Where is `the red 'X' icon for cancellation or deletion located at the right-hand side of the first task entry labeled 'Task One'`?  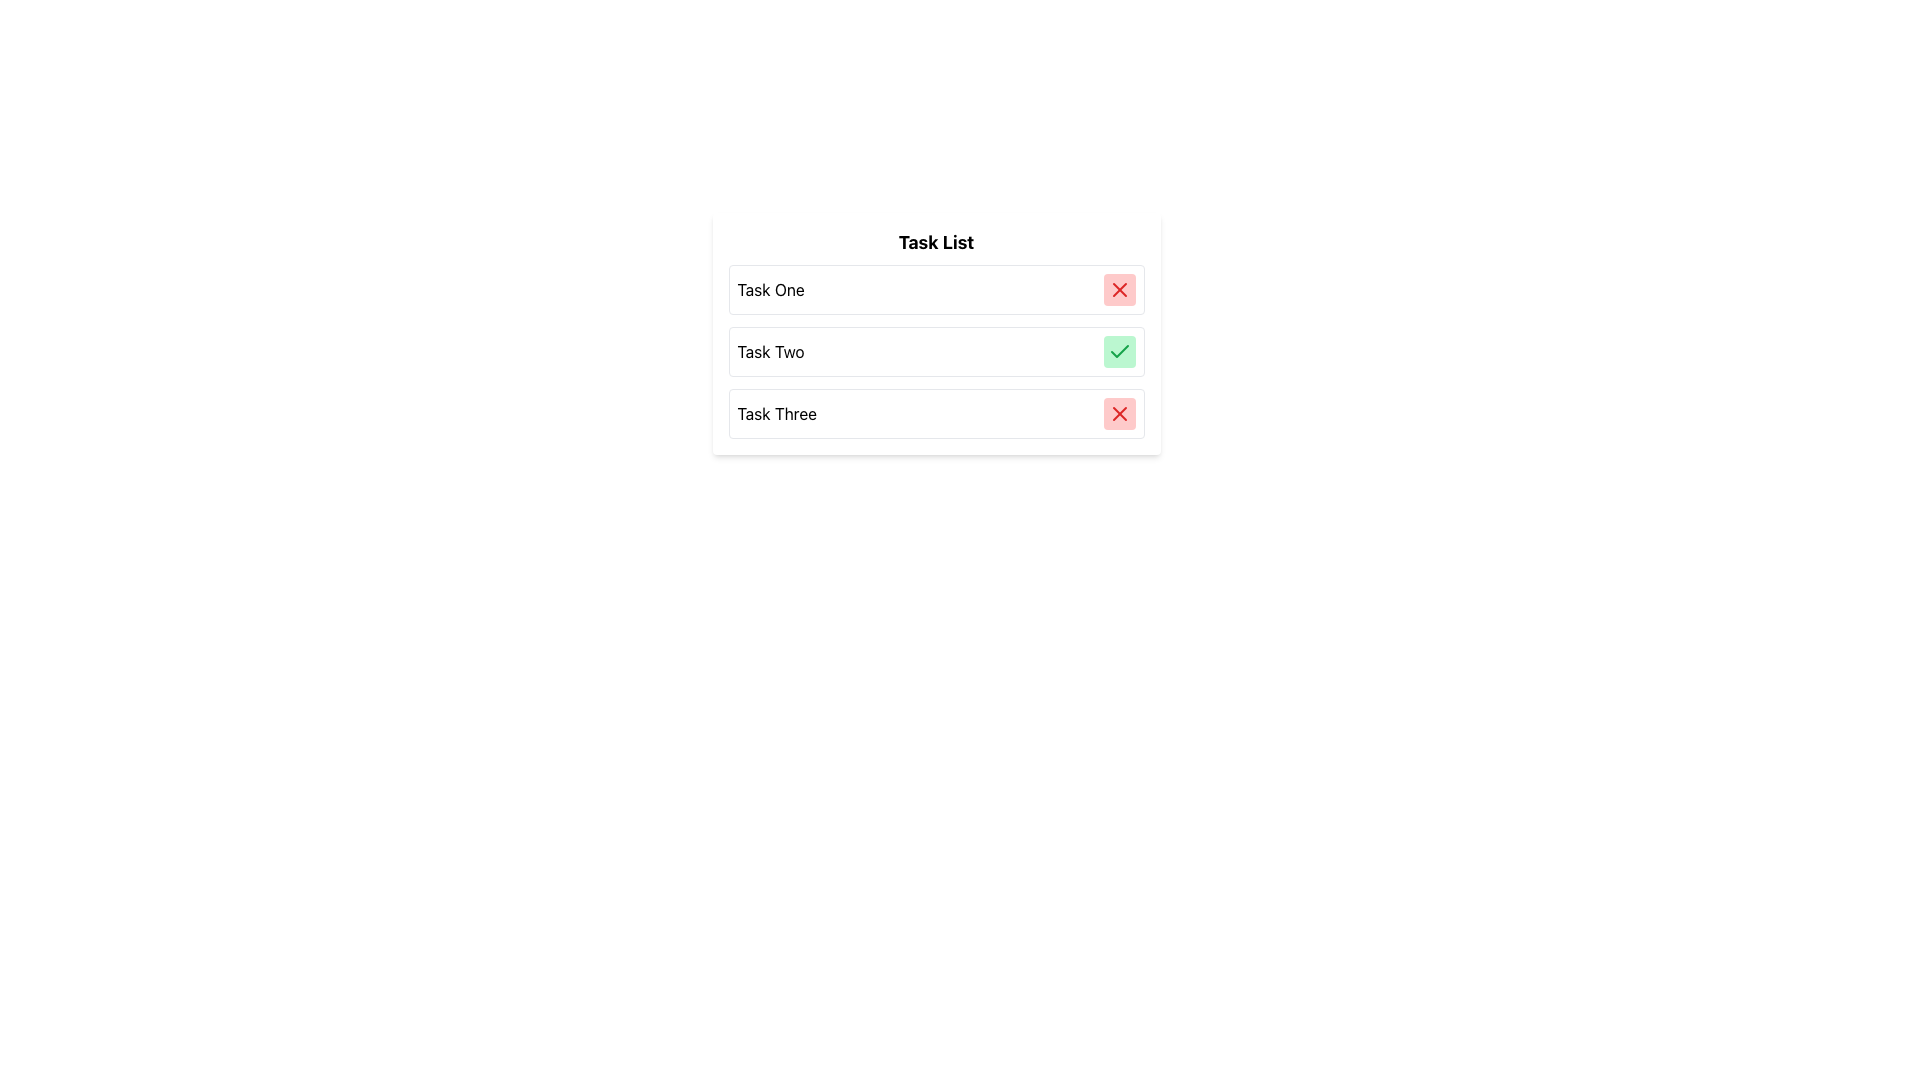 the red 'X' icon for cancellation or deletion located at the right-hand side of the first task entry labeled 'Task One' is located at coordinates (1118, 289).